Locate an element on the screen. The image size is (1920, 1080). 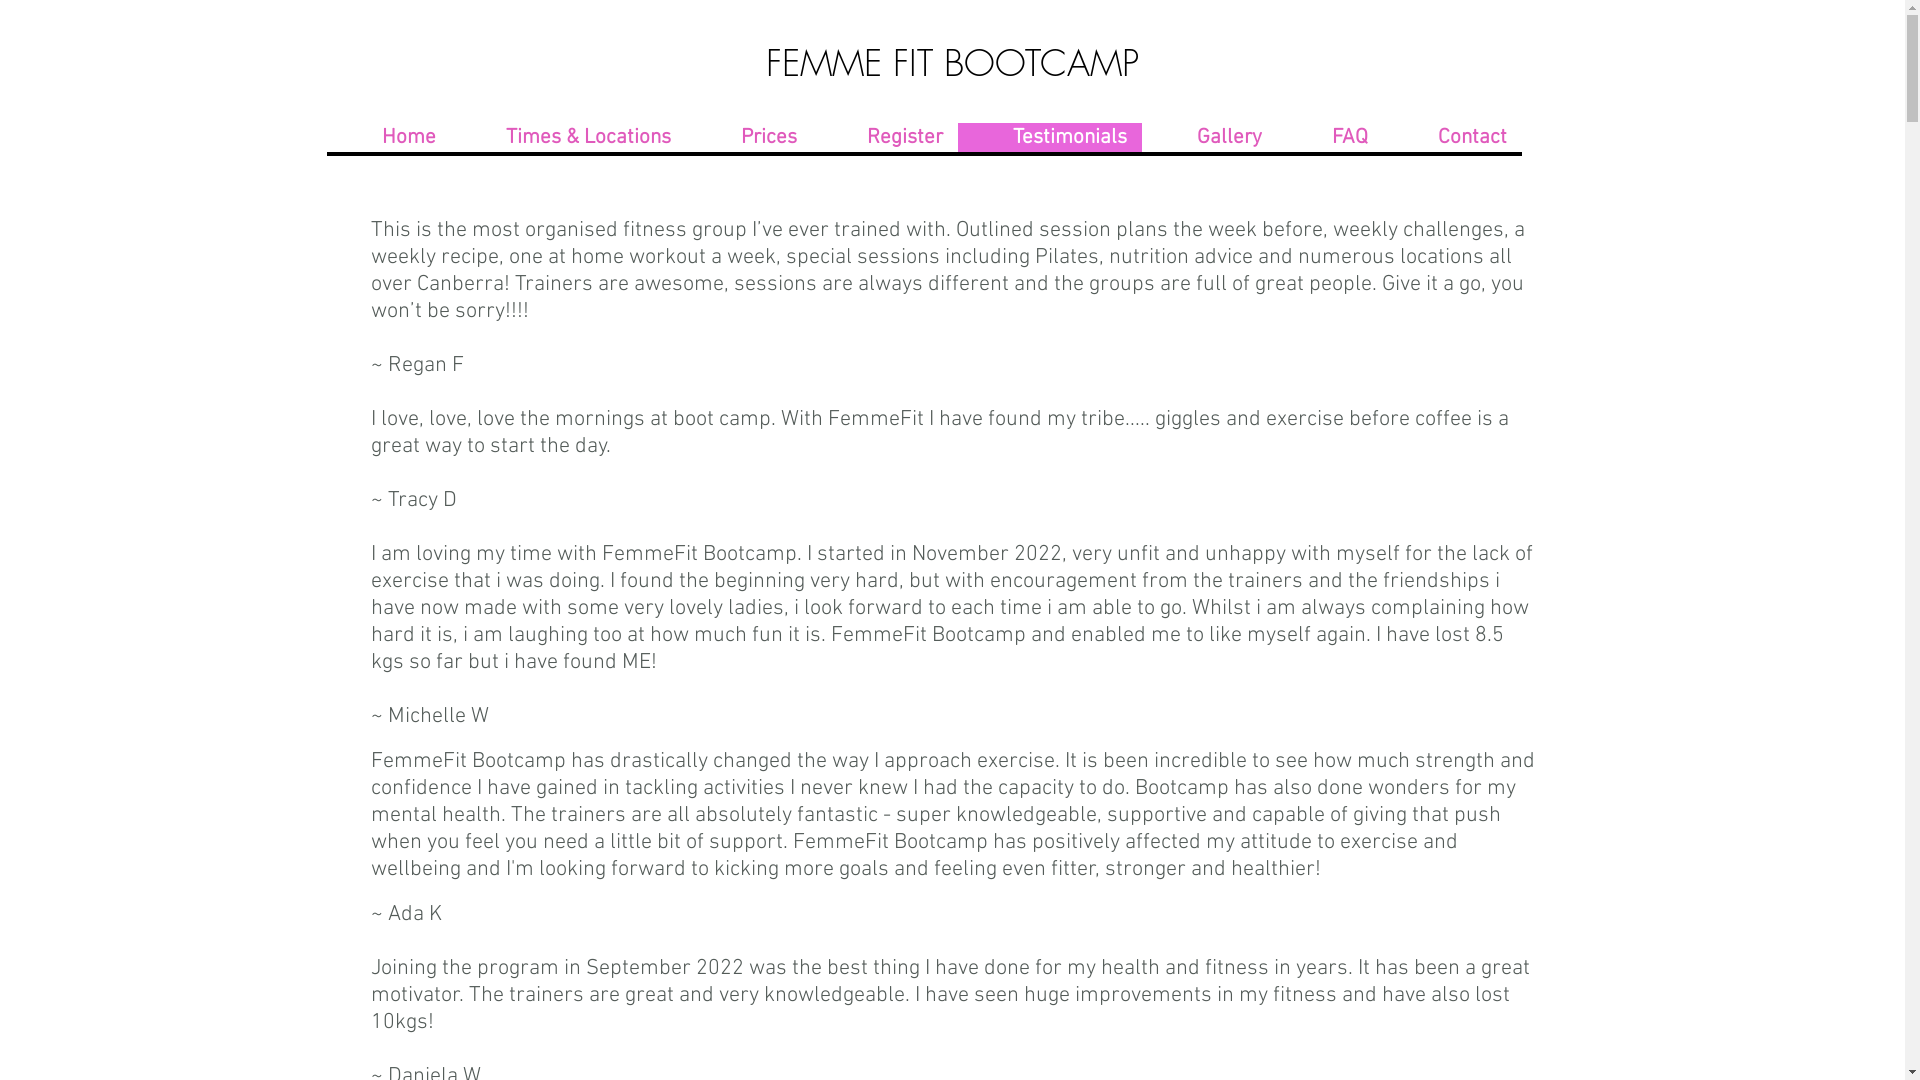
'Register' is located at coordinates (811, 136).